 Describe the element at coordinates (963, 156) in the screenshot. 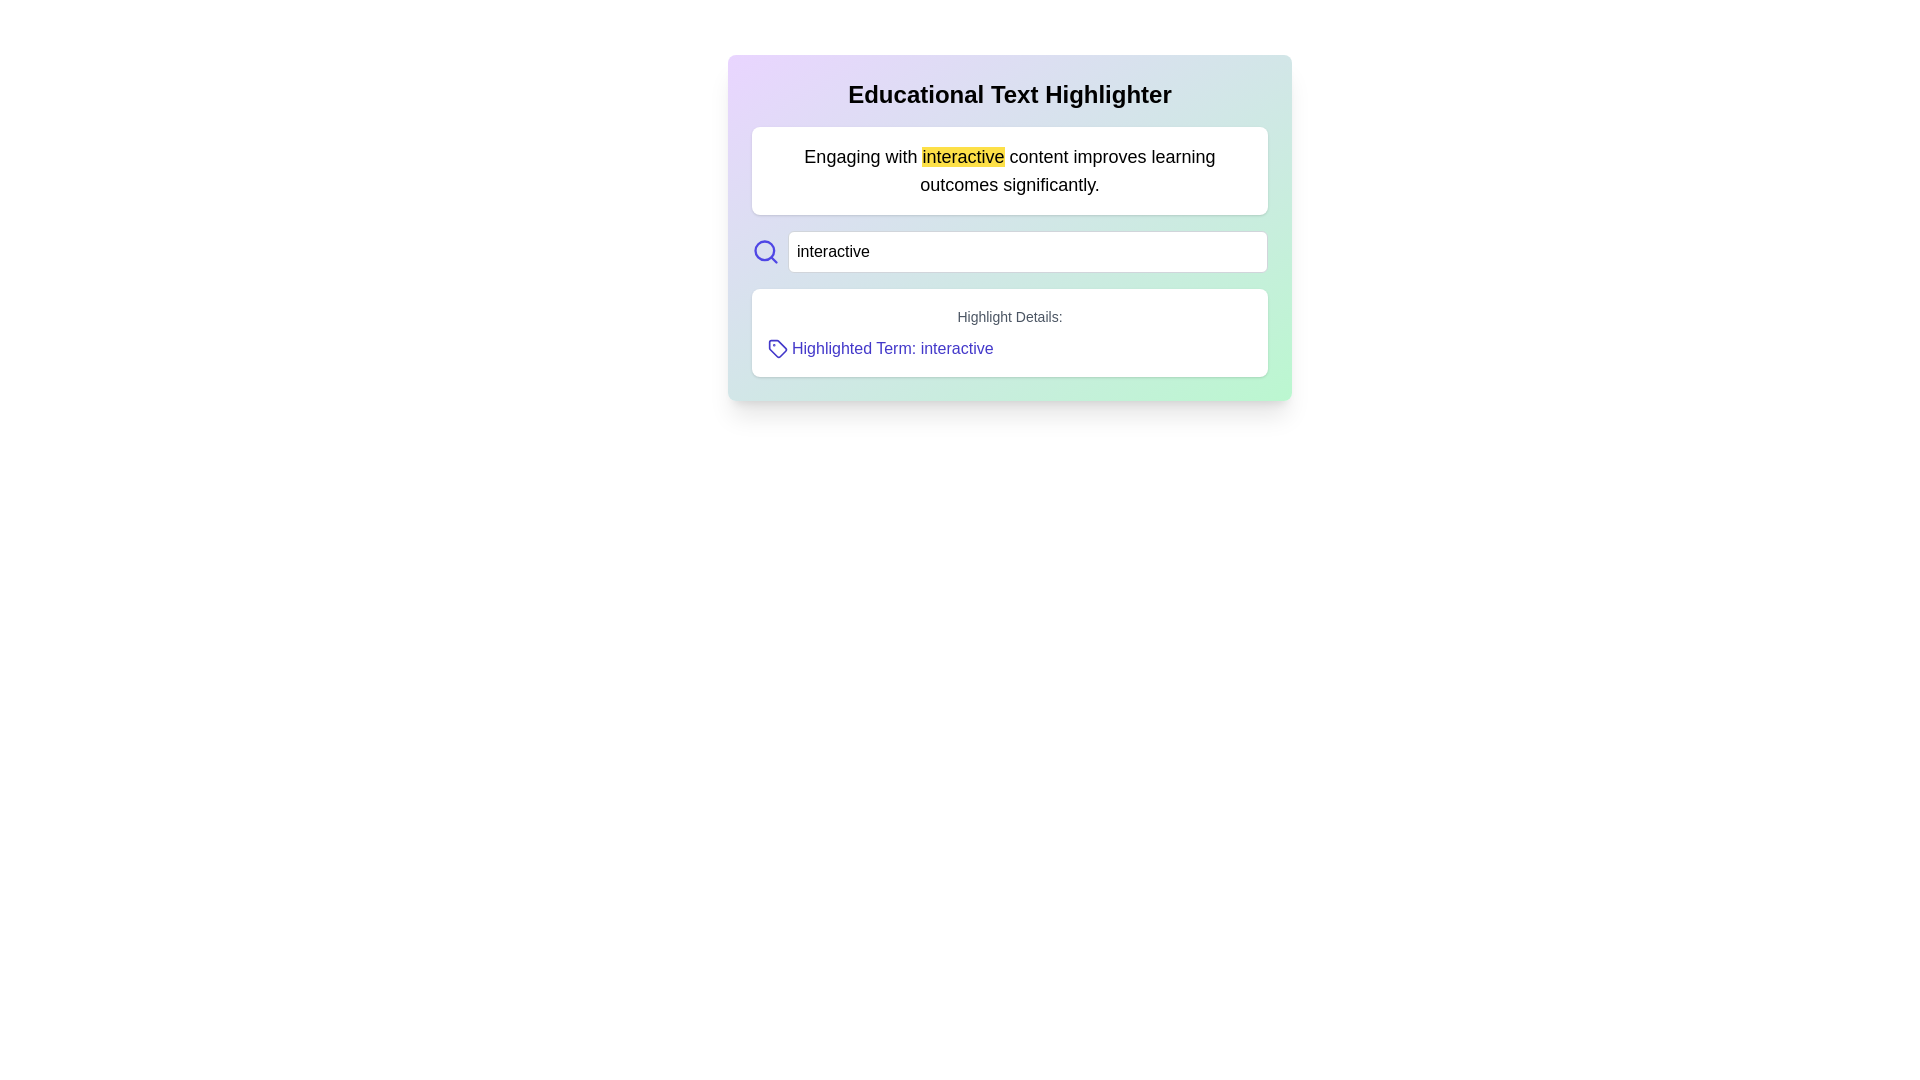

I see `the highlighted word 'interactive' in the main content area, which emphasizes its importance in the sentence` at that location.